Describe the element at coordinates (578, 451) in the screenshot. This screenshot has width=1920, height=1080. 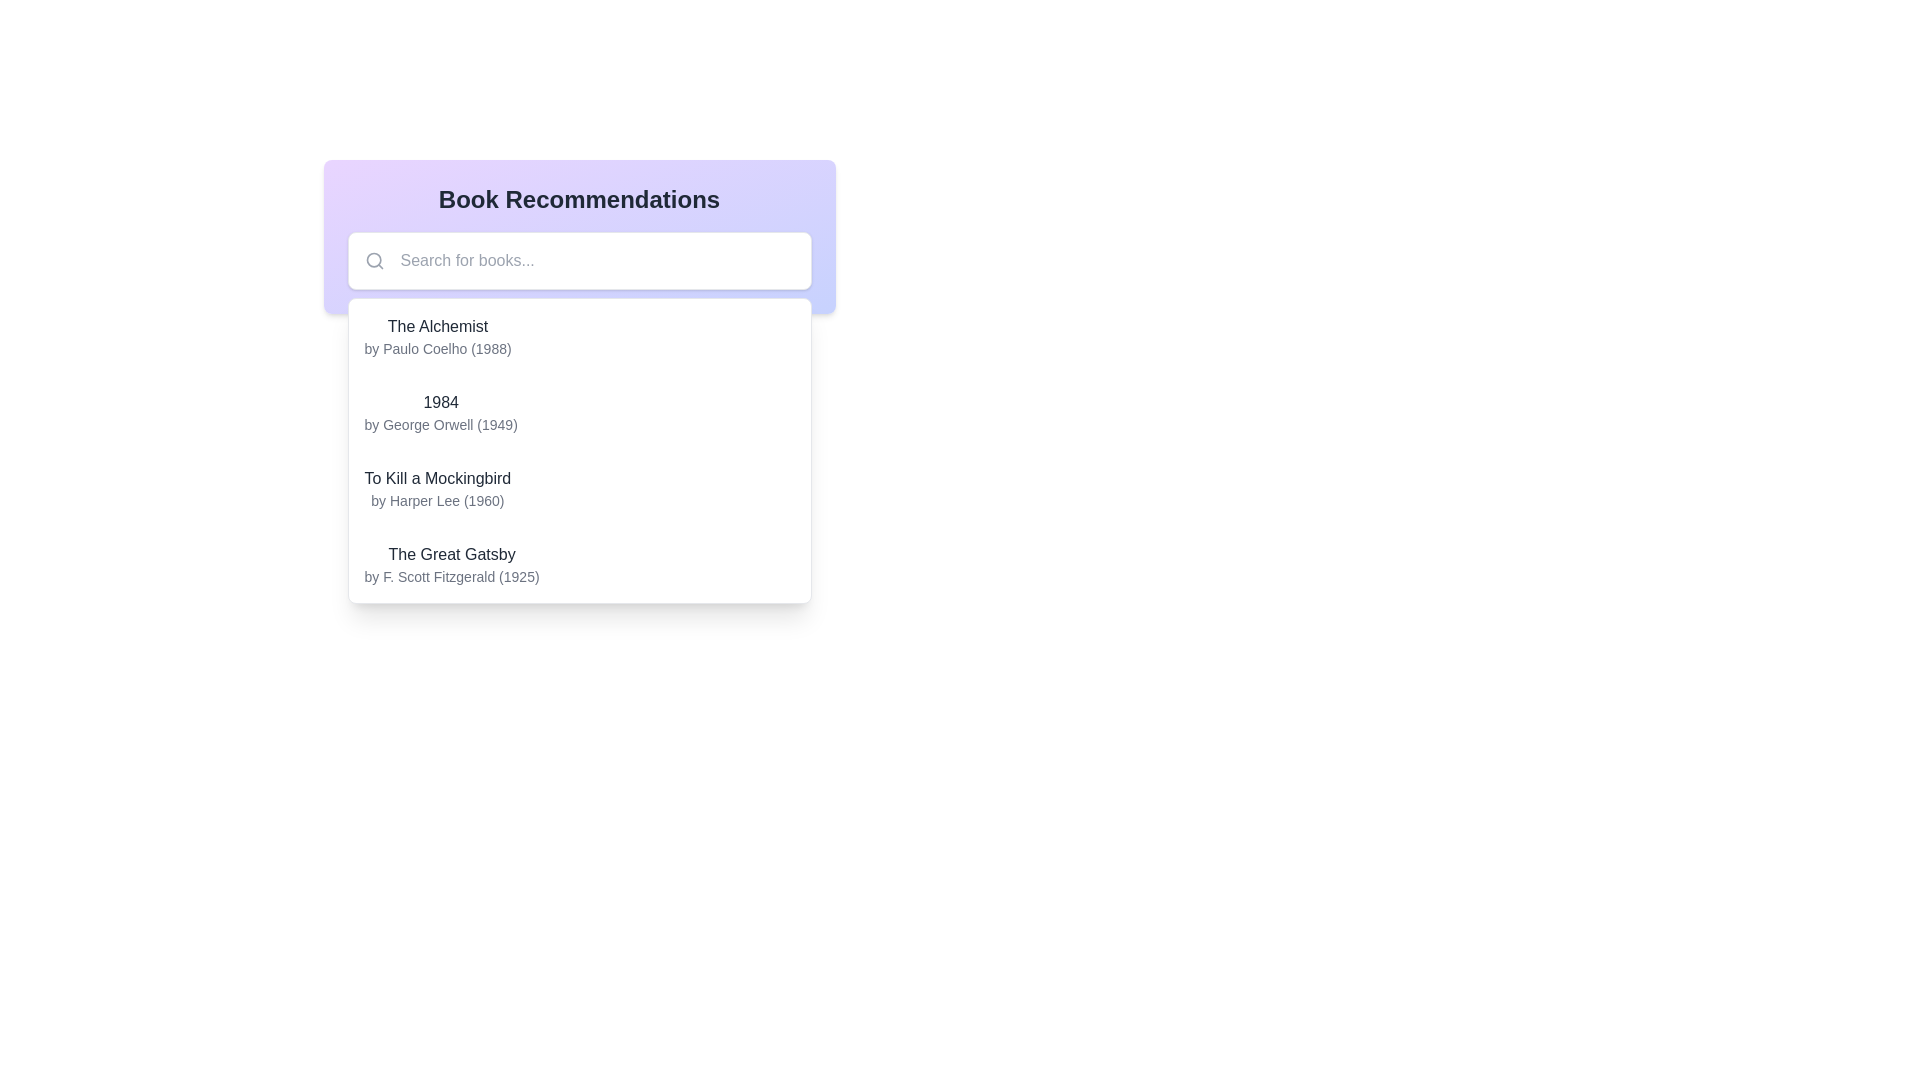
I see `the dropdown list of book recommendations positioned below the search bar to interact with it` at that location.